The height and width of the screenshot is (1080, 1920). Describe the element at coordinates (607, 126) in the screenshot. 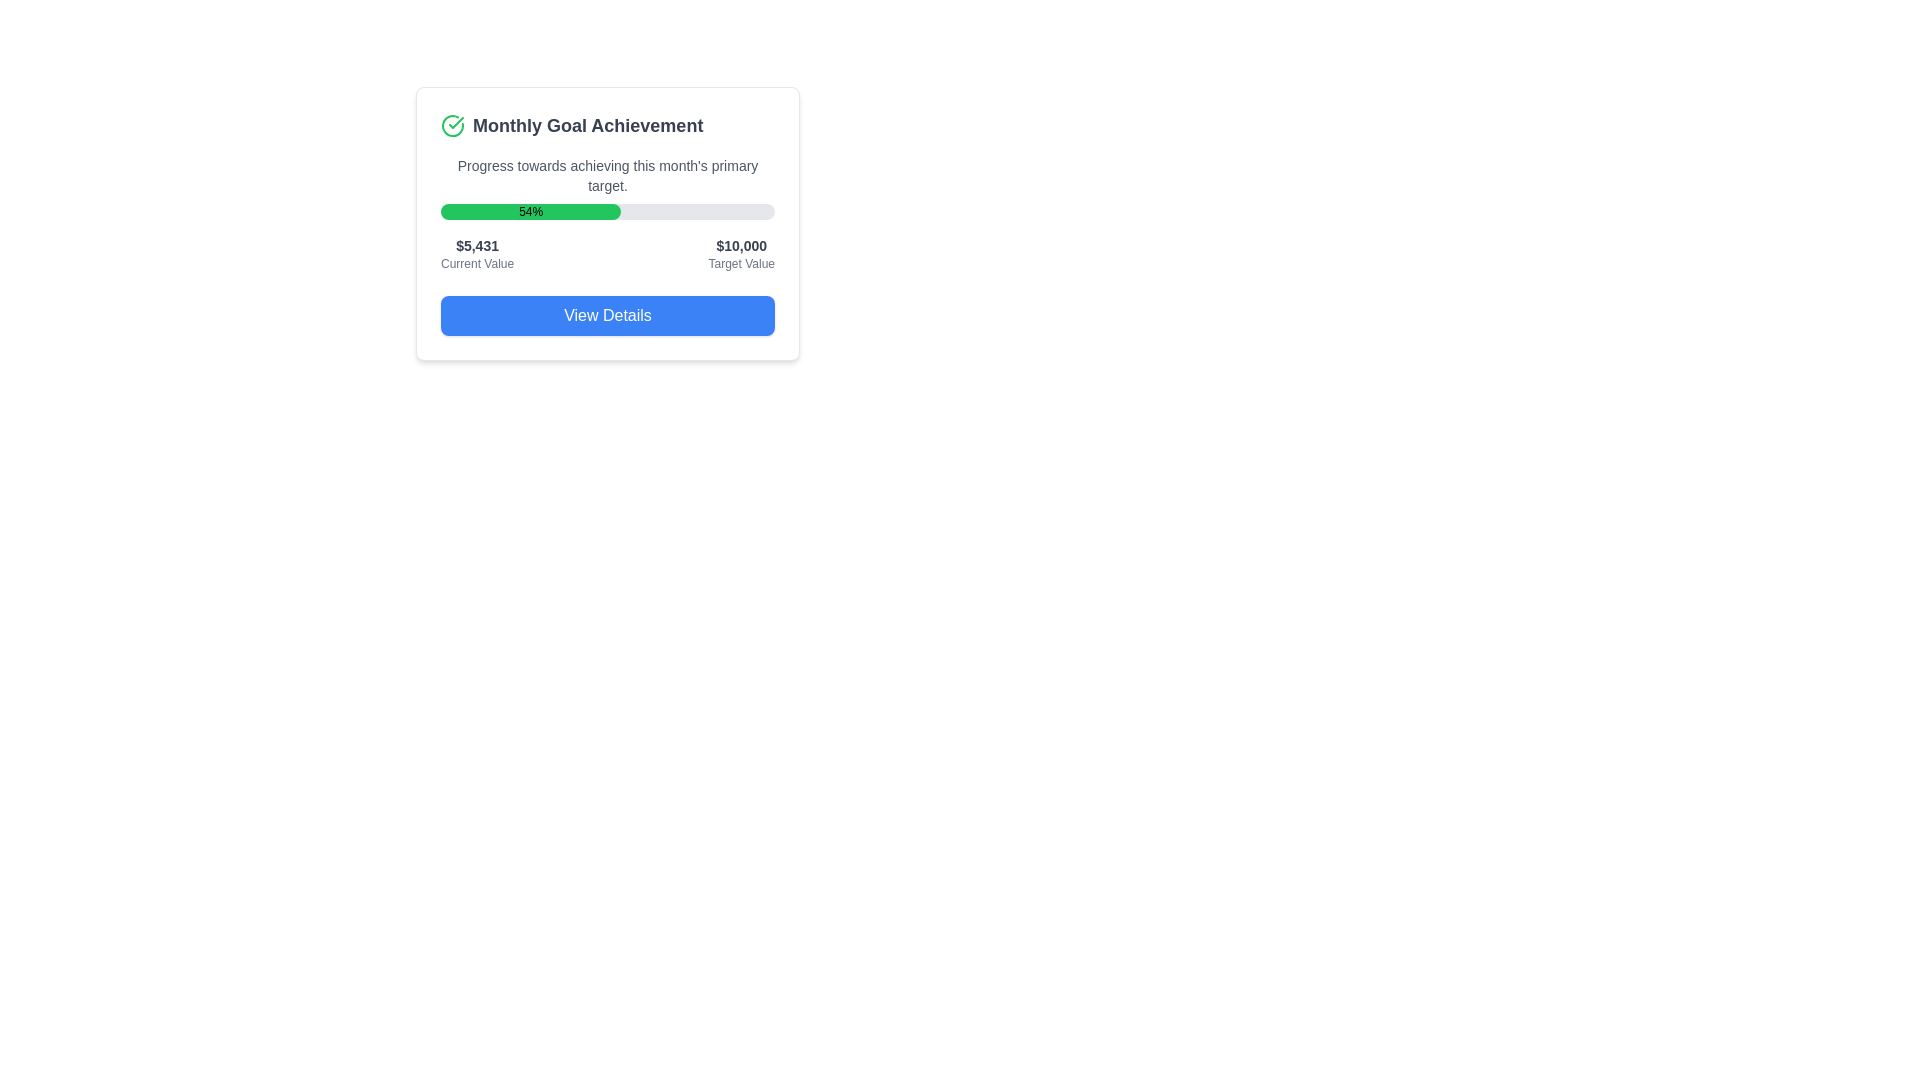

I see `the Text Label that serves as a title or heading for the card component, located at the upper portion and horizontally centered` at that location.